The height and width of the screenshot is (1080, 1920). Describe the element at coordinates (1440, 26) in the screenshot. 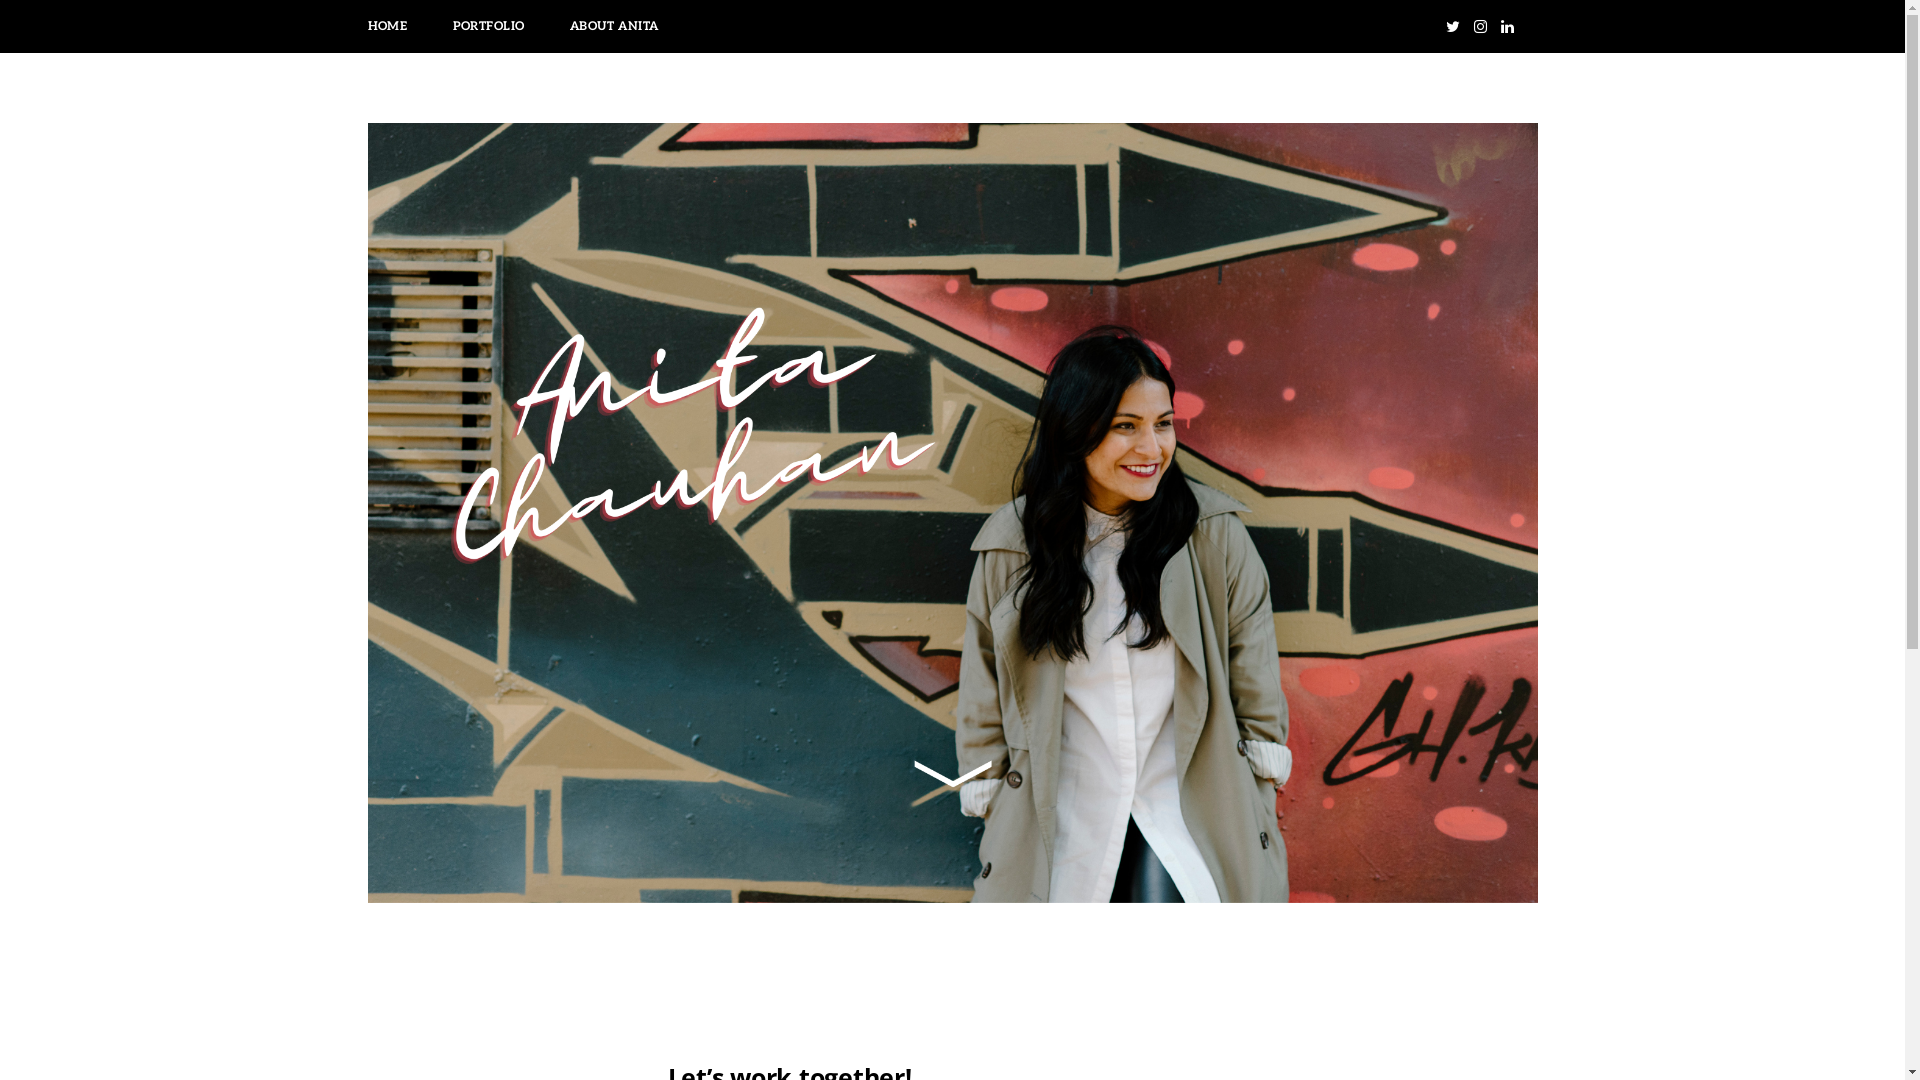

I see `'Twitter'` at that location.